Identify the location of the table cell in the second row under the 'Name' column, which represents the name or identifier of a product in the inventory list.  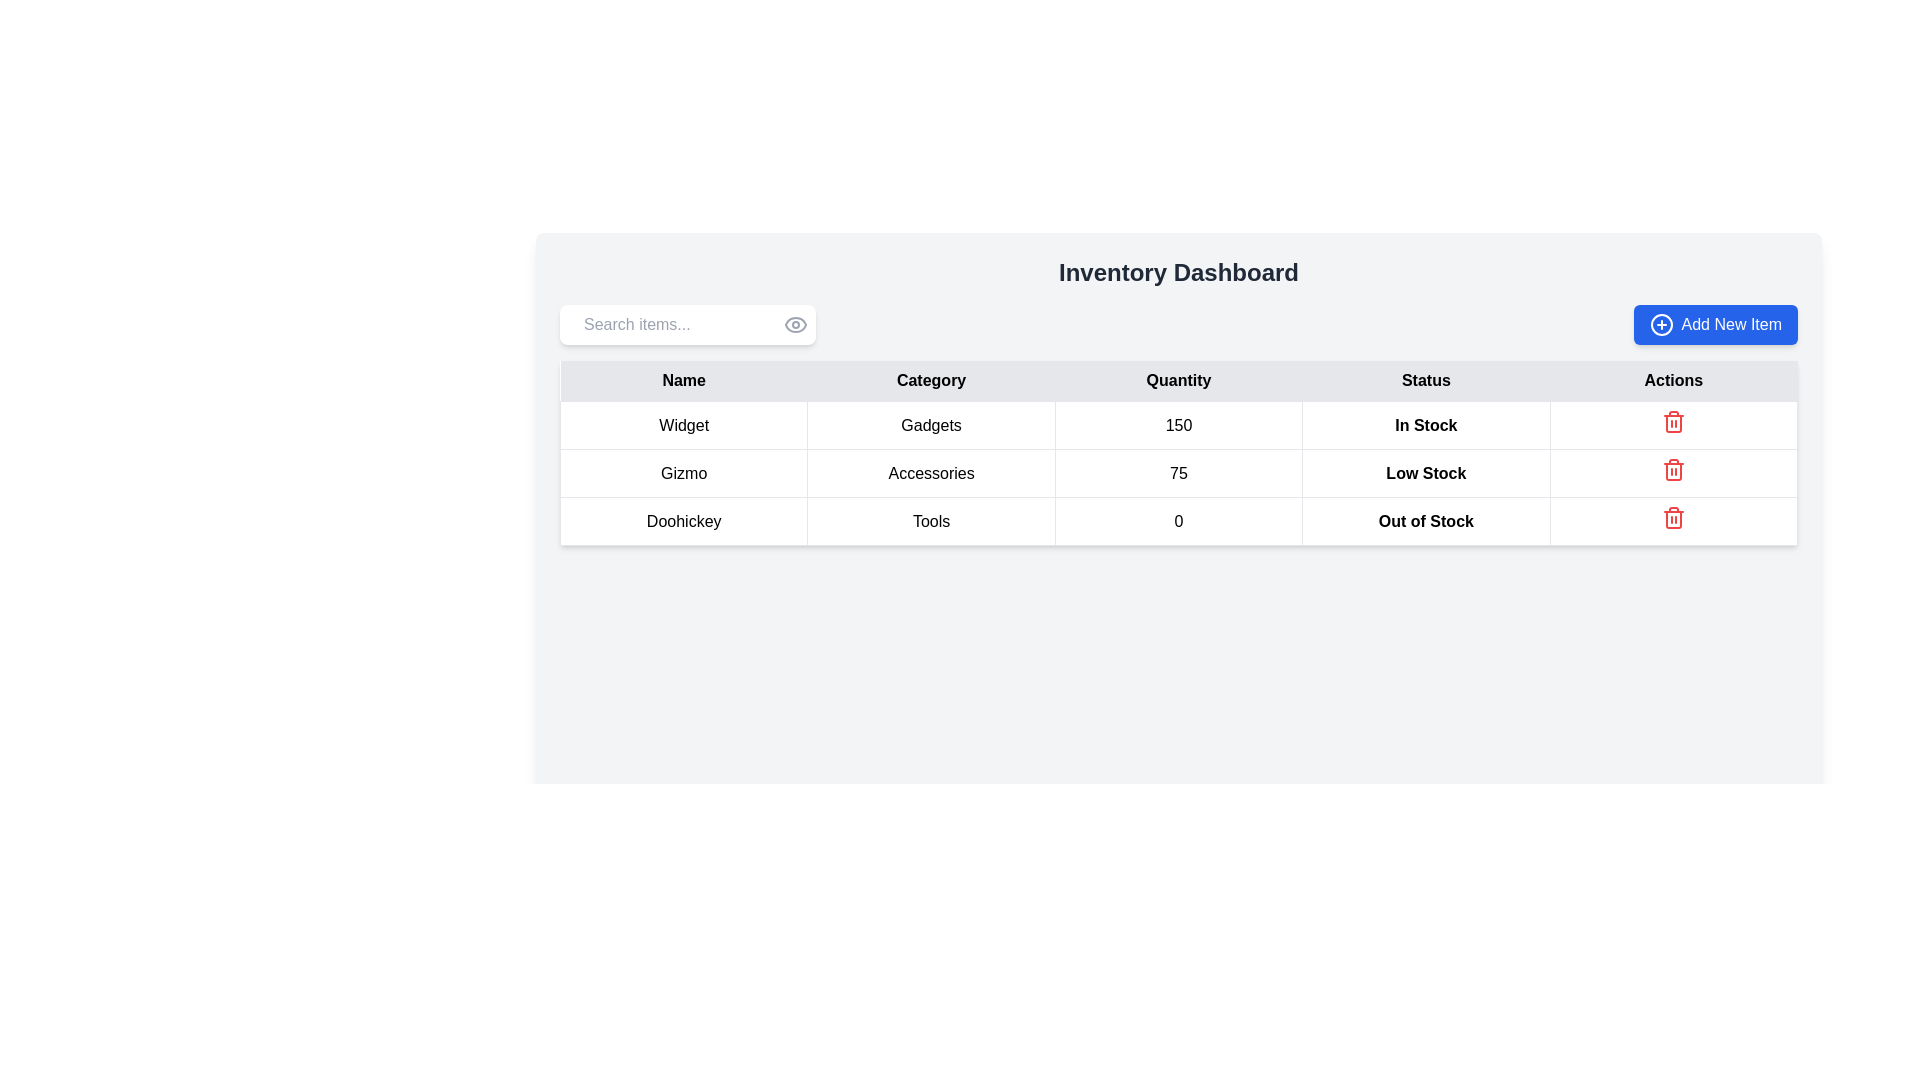
(684, 473).